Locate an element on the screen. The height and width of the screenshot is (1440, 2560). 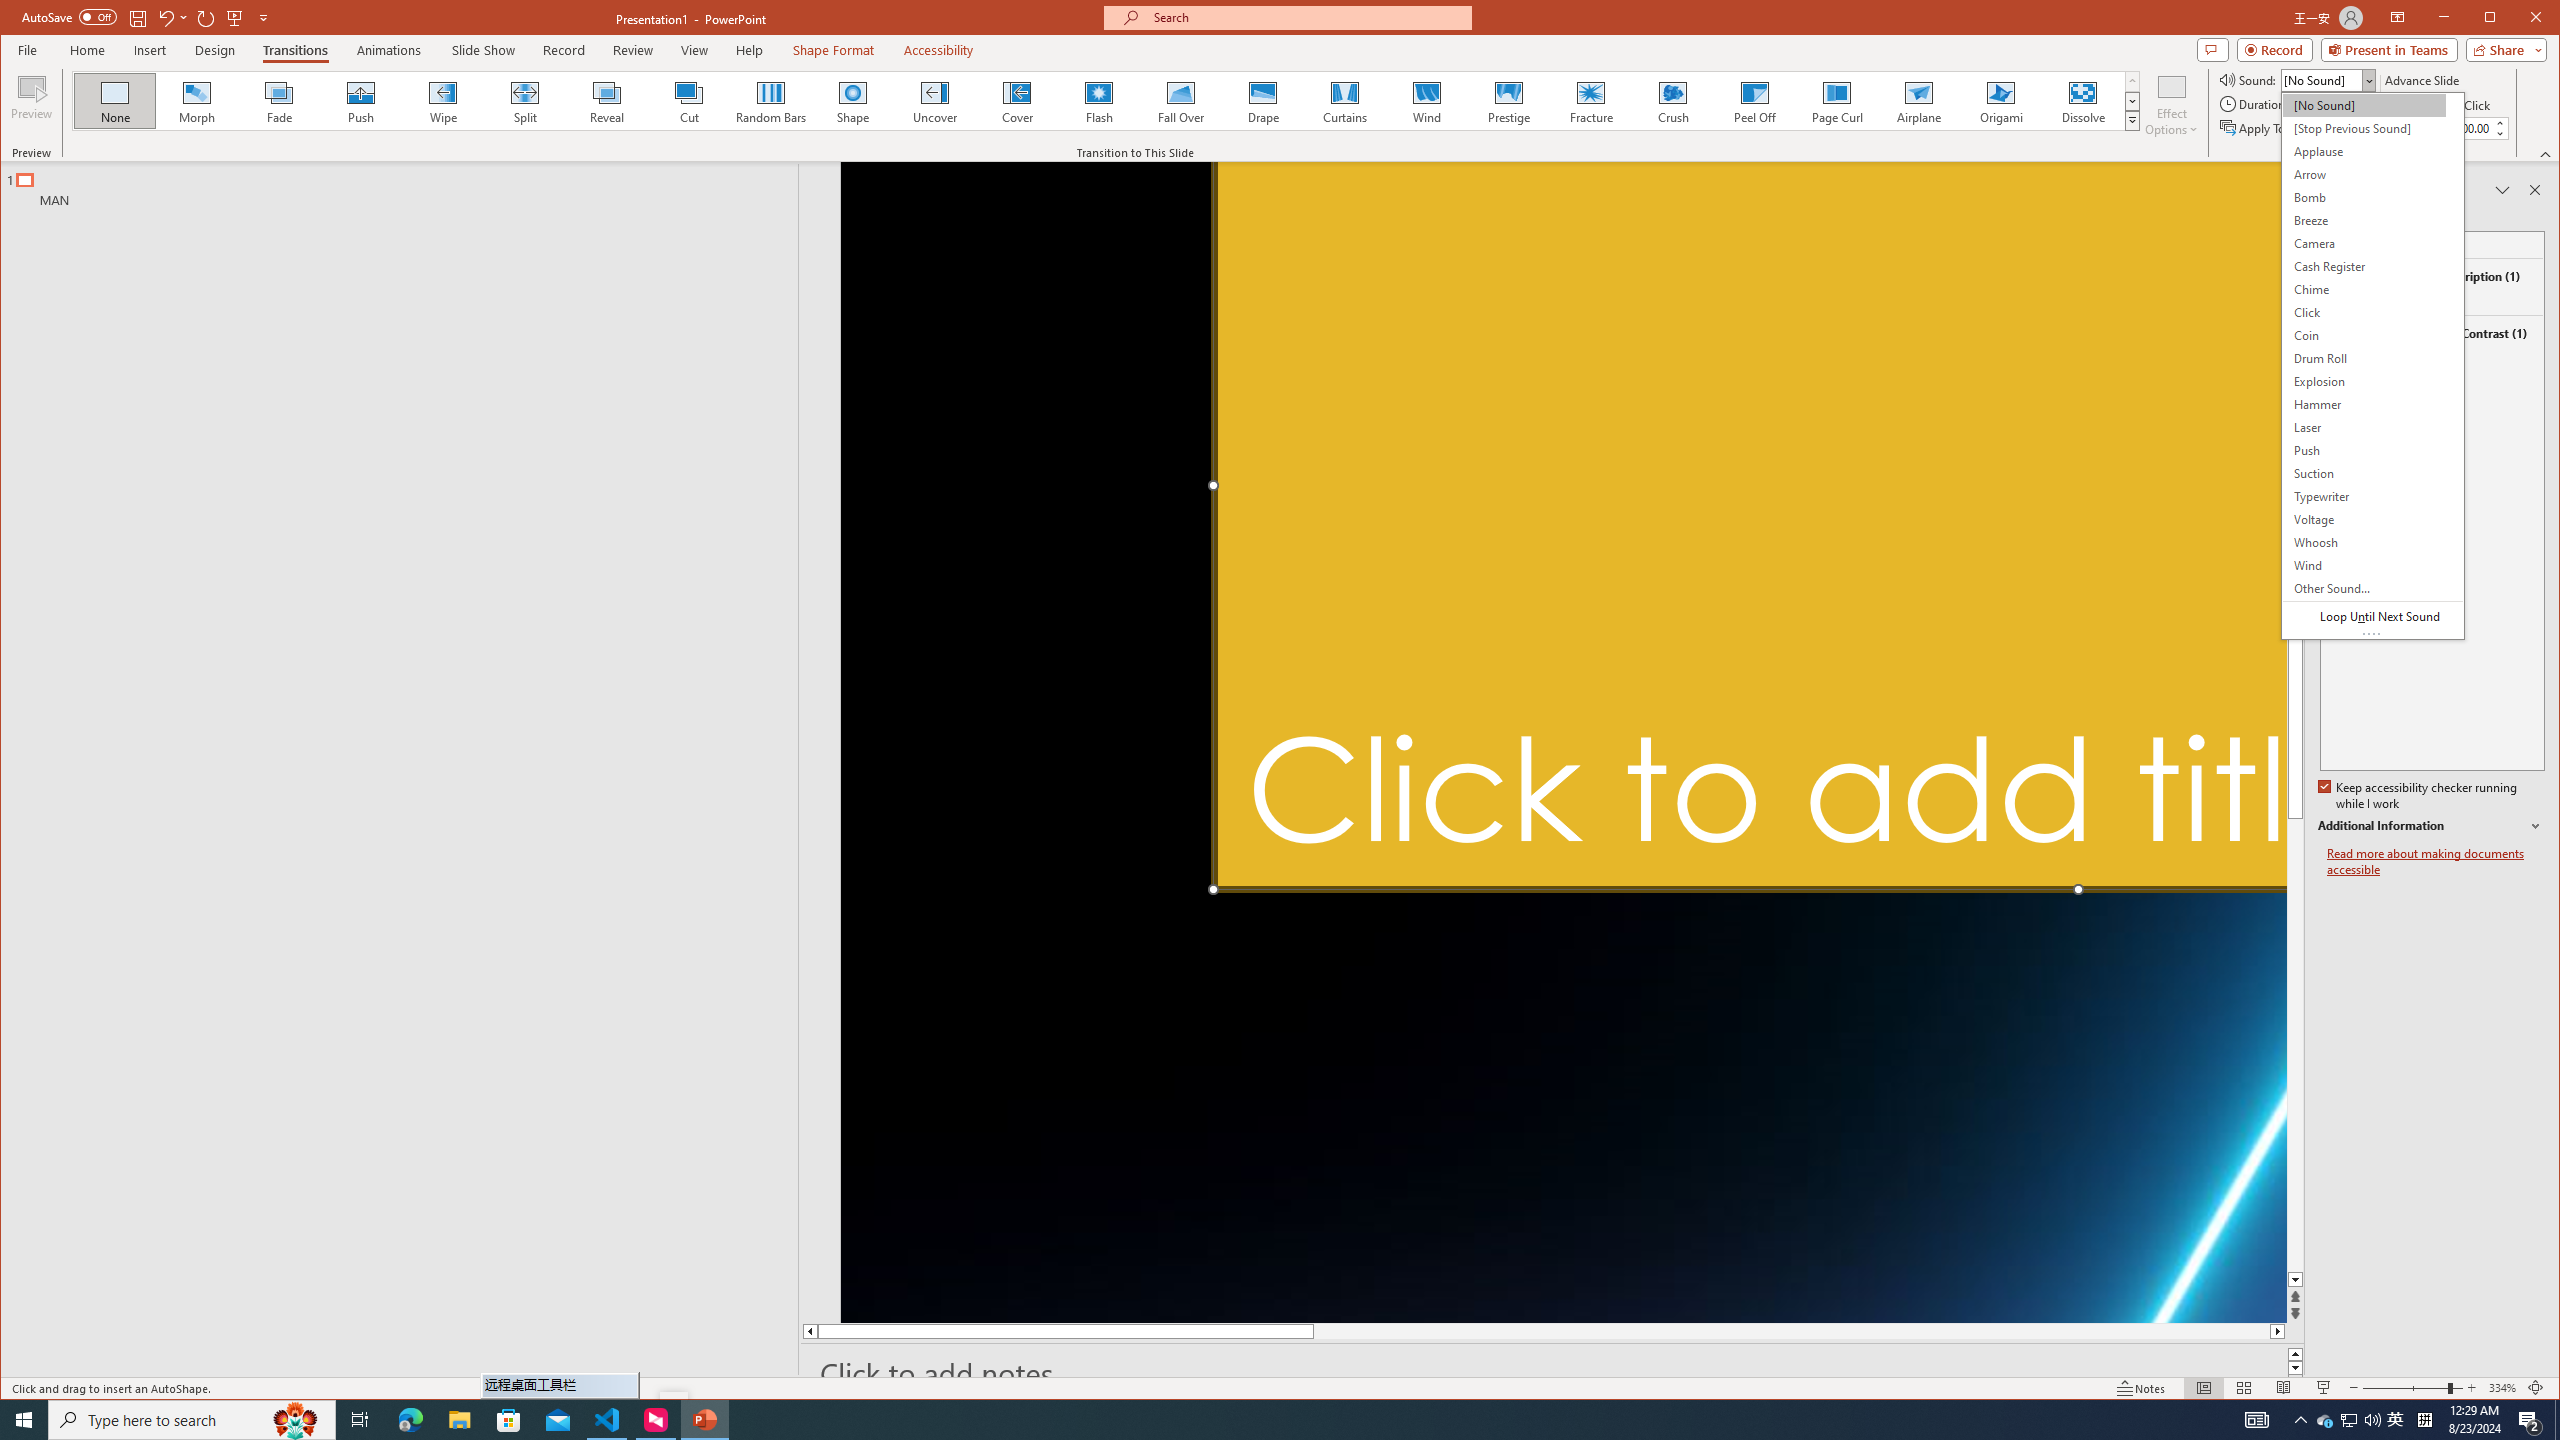
'File Tab' is located at coordinates (25, 49).